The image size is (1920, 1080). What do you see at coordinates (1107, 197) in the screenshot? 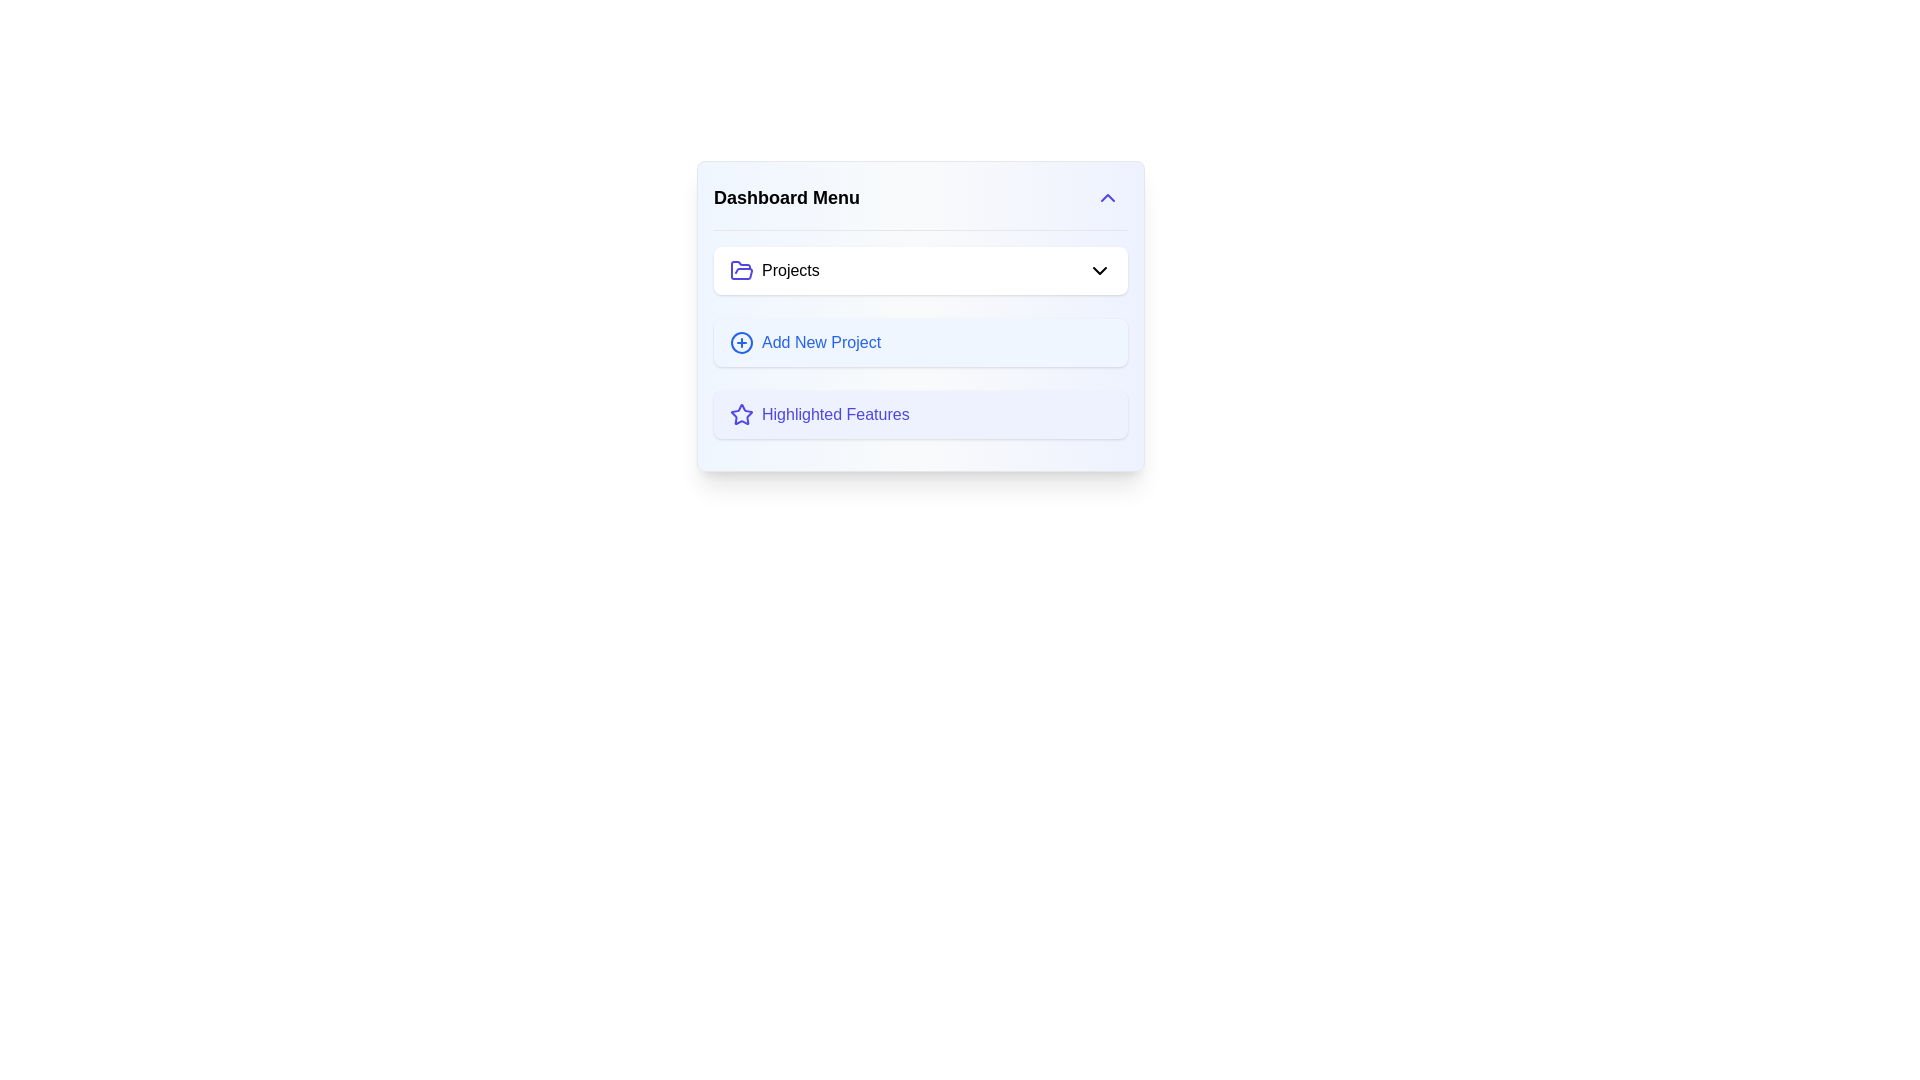
I see `the button with a chevron up icon located in the top-right corner of the 'Dashboard Menu'` at bounding box center [1107, 197].